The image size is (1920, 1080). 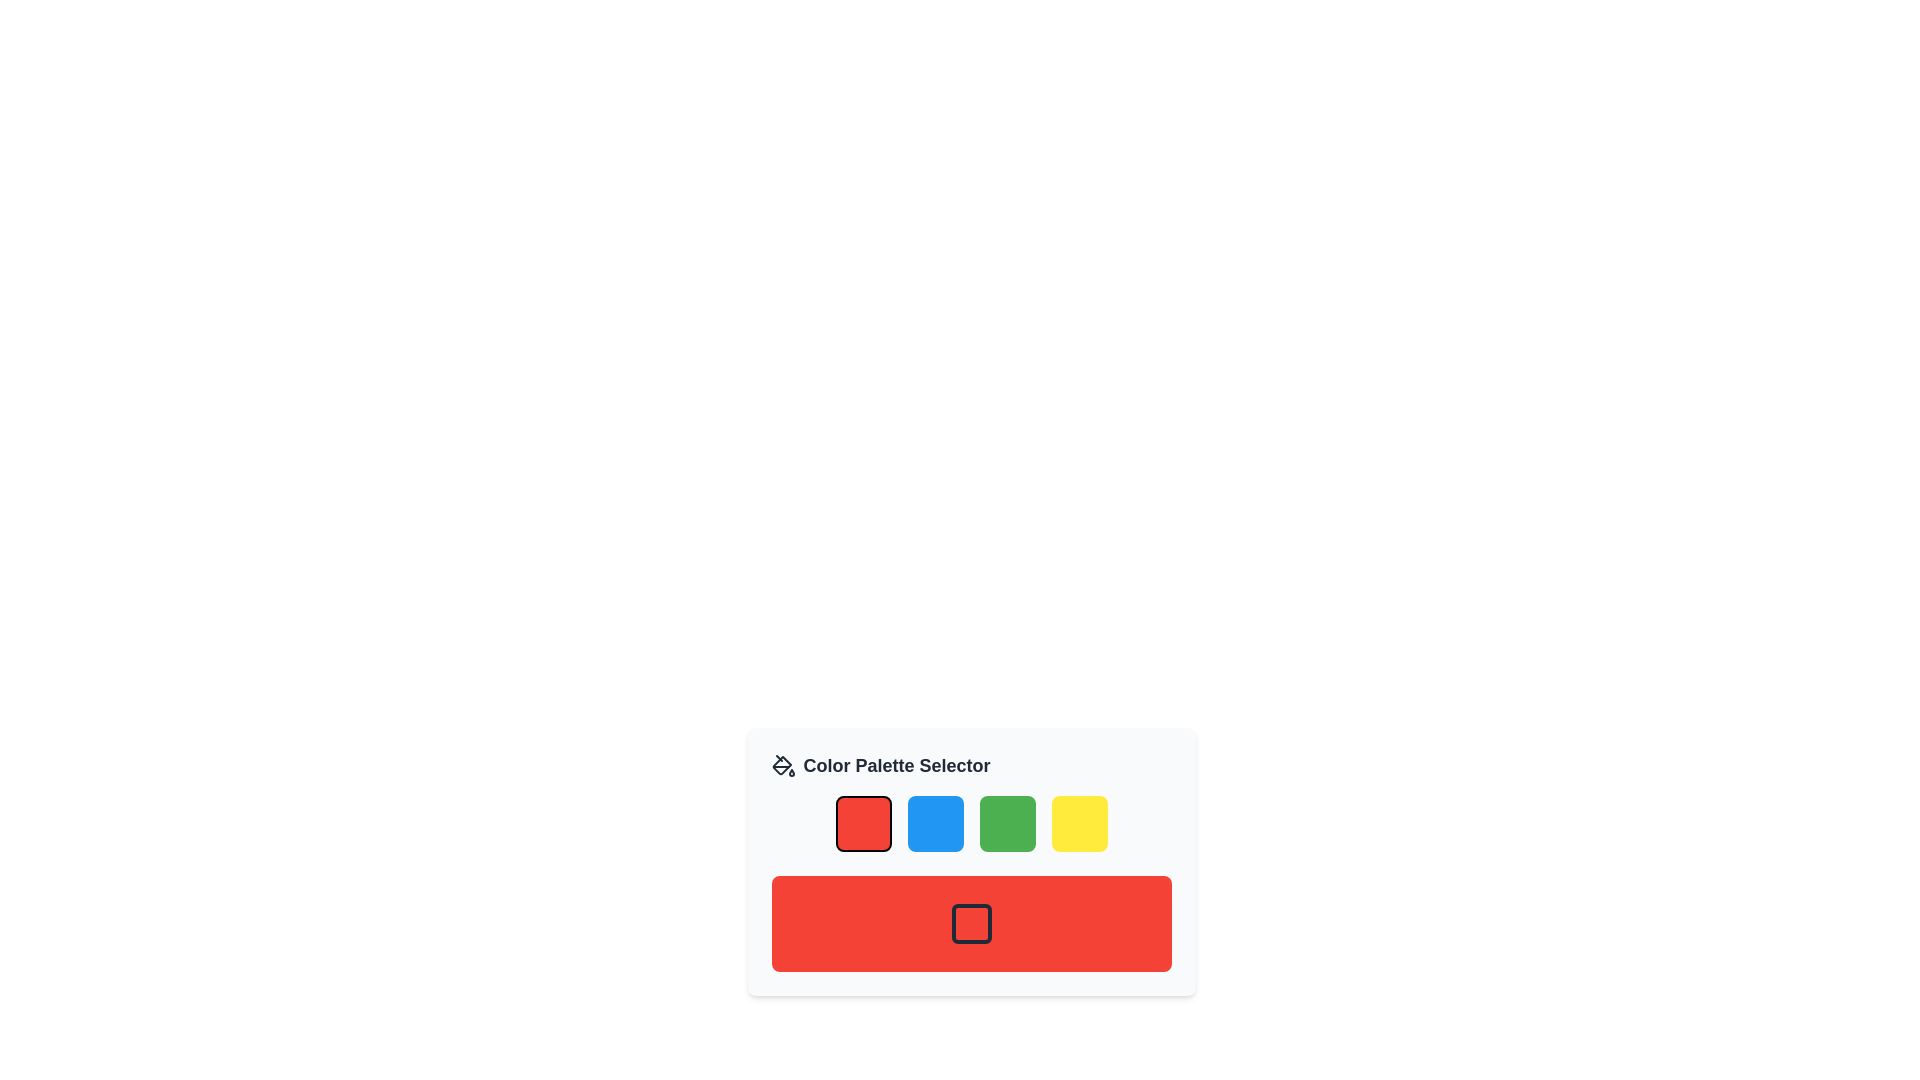 What do you see at coordinates (971, 824) in the screenshot?
I see `any button within the Group of color buttons located in the Color Palette Selector section` at bounding box center [971, 824].